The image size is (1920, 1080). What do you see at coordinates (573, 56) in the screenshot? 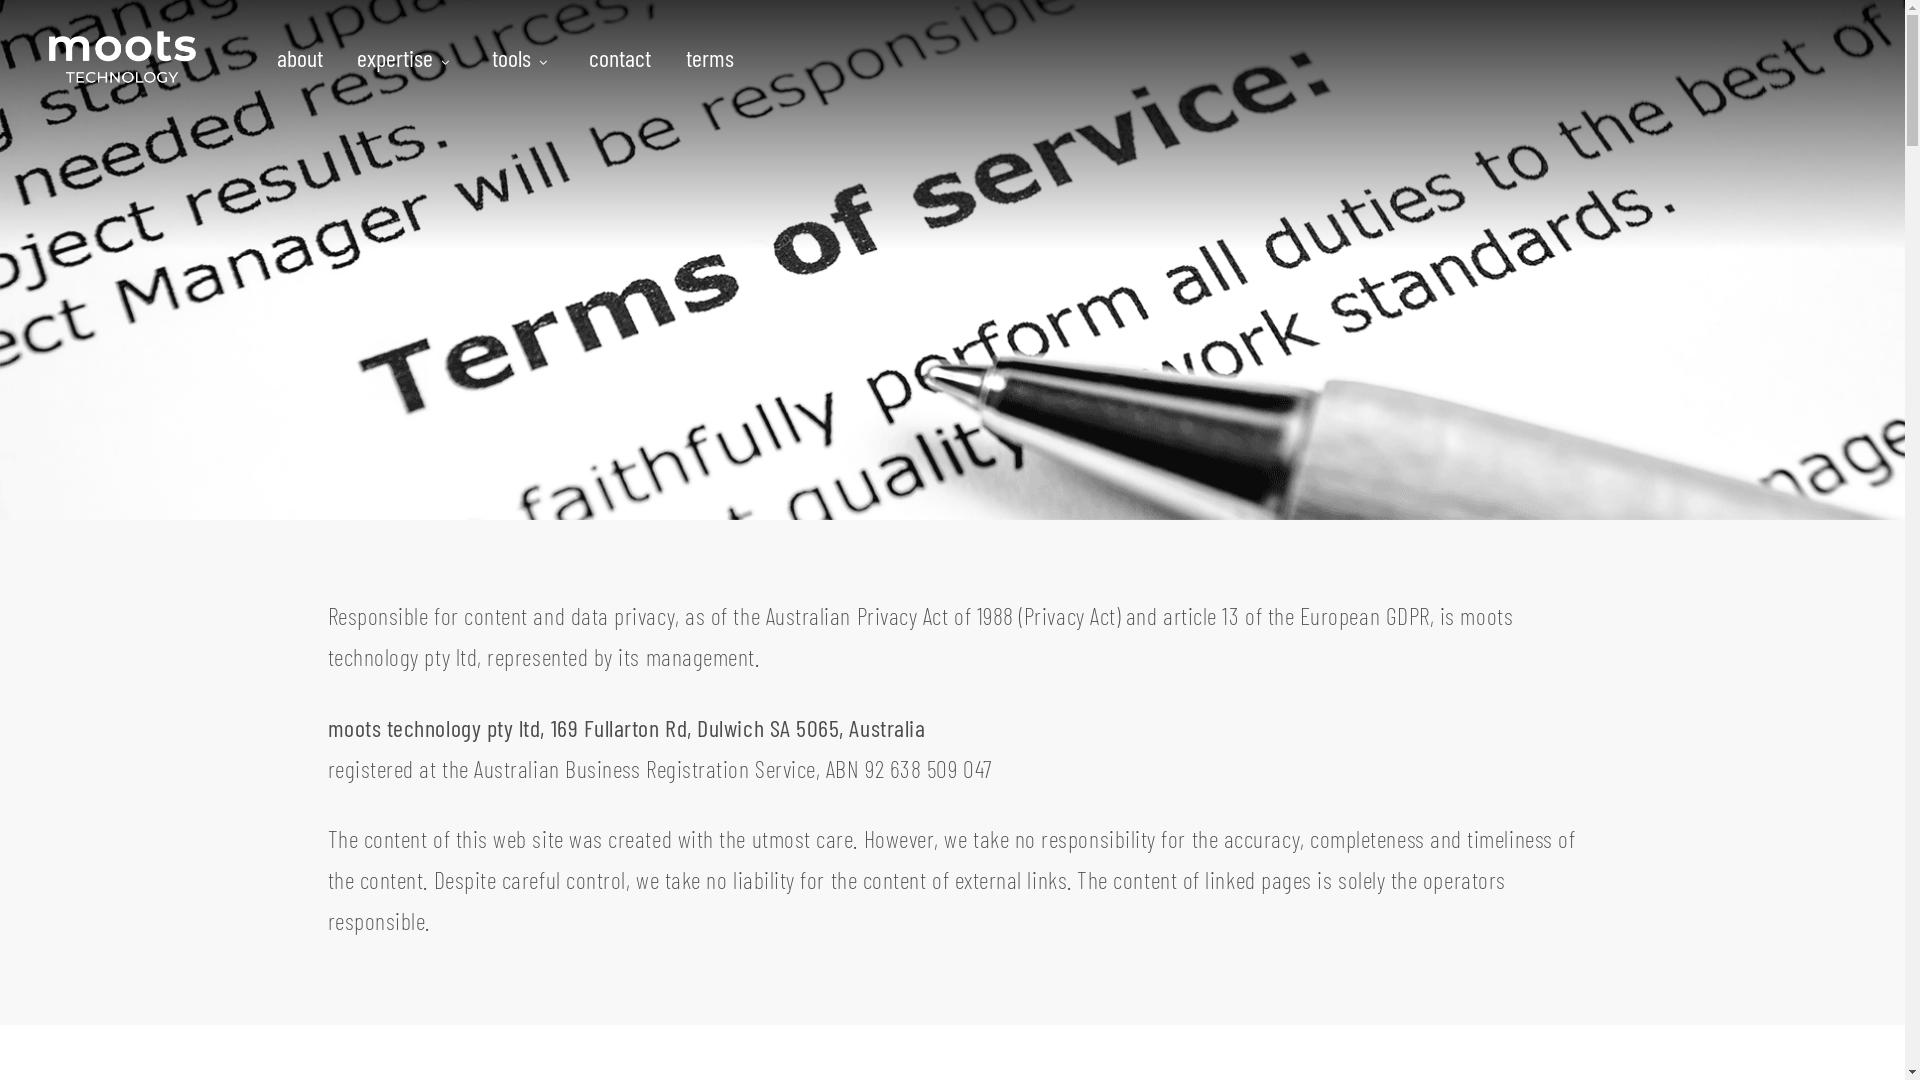
I see `'contact'` at bounding box center [573, 56].